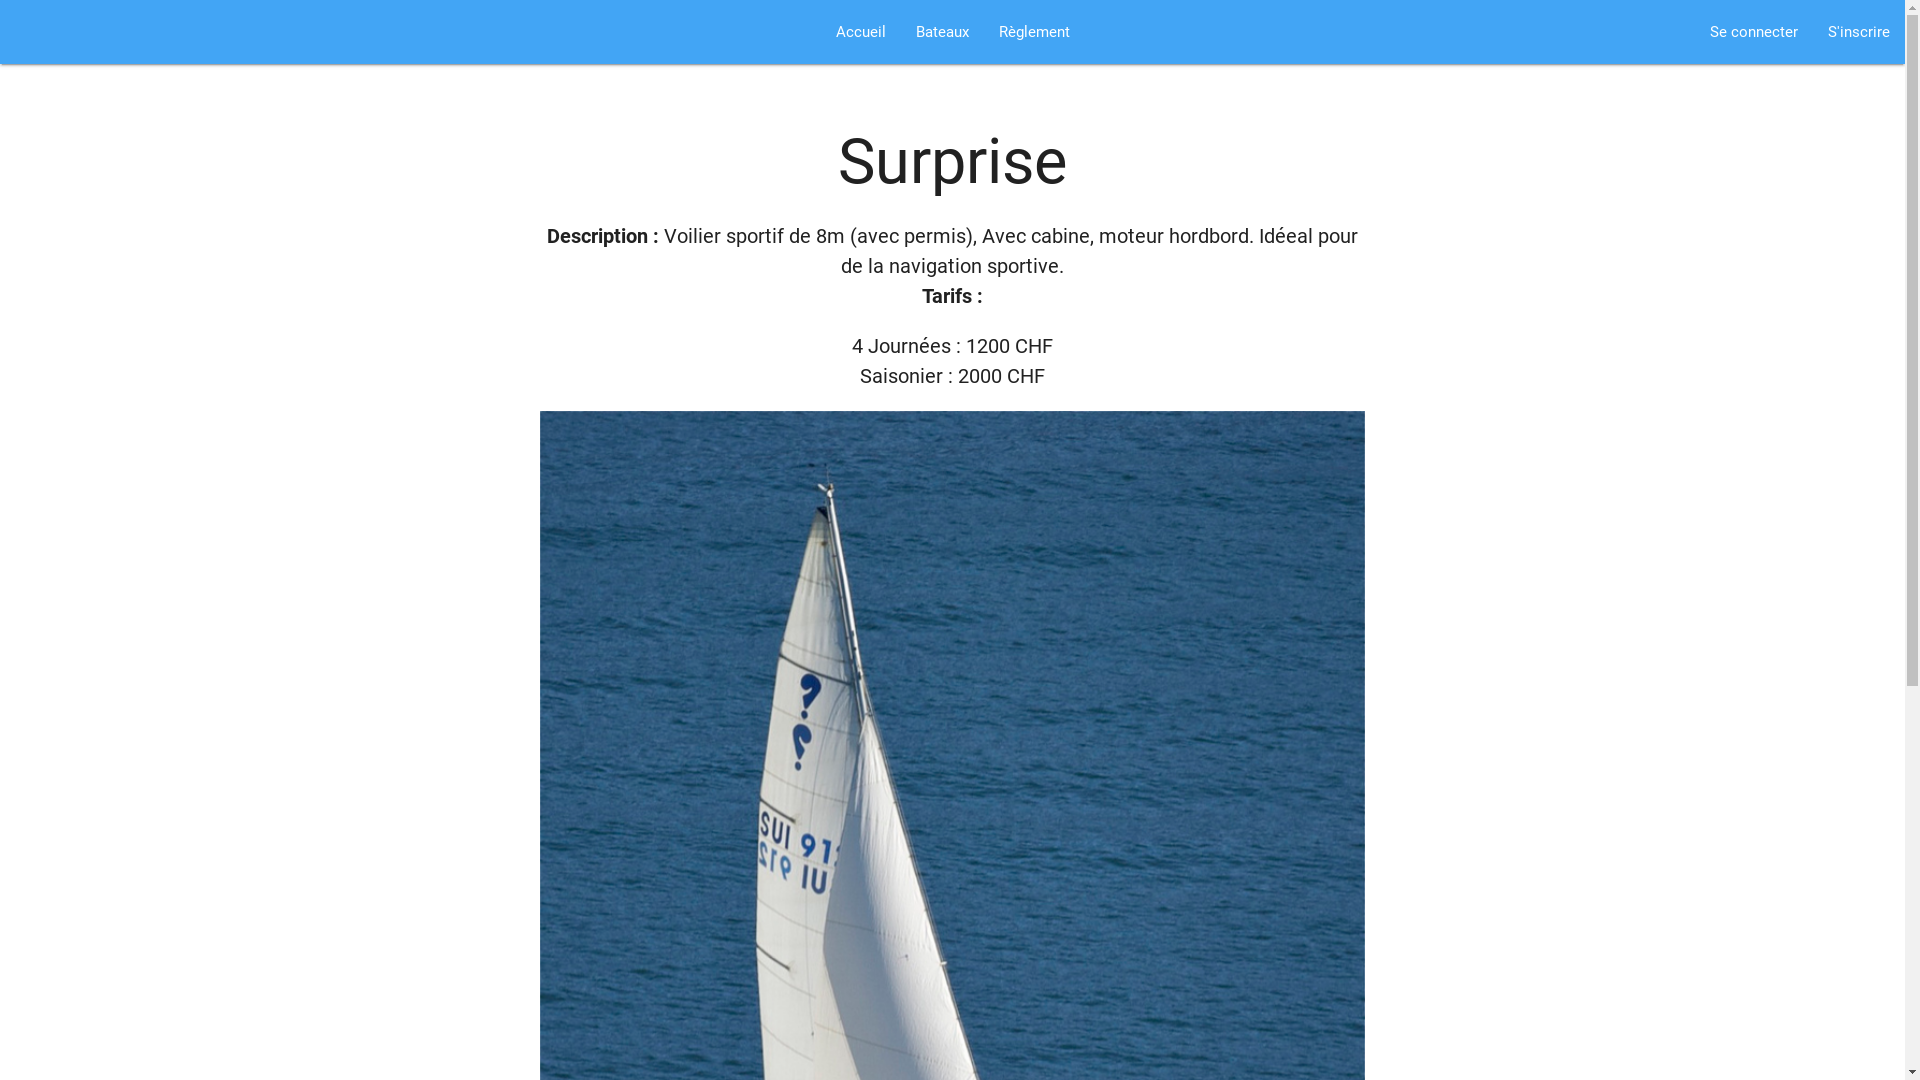 Image resolution: width=1920 pixels, height=1080 pixels. Describe the element at coordinates (859, 31) in the screenshot. I see `'Accueil'` at that location.